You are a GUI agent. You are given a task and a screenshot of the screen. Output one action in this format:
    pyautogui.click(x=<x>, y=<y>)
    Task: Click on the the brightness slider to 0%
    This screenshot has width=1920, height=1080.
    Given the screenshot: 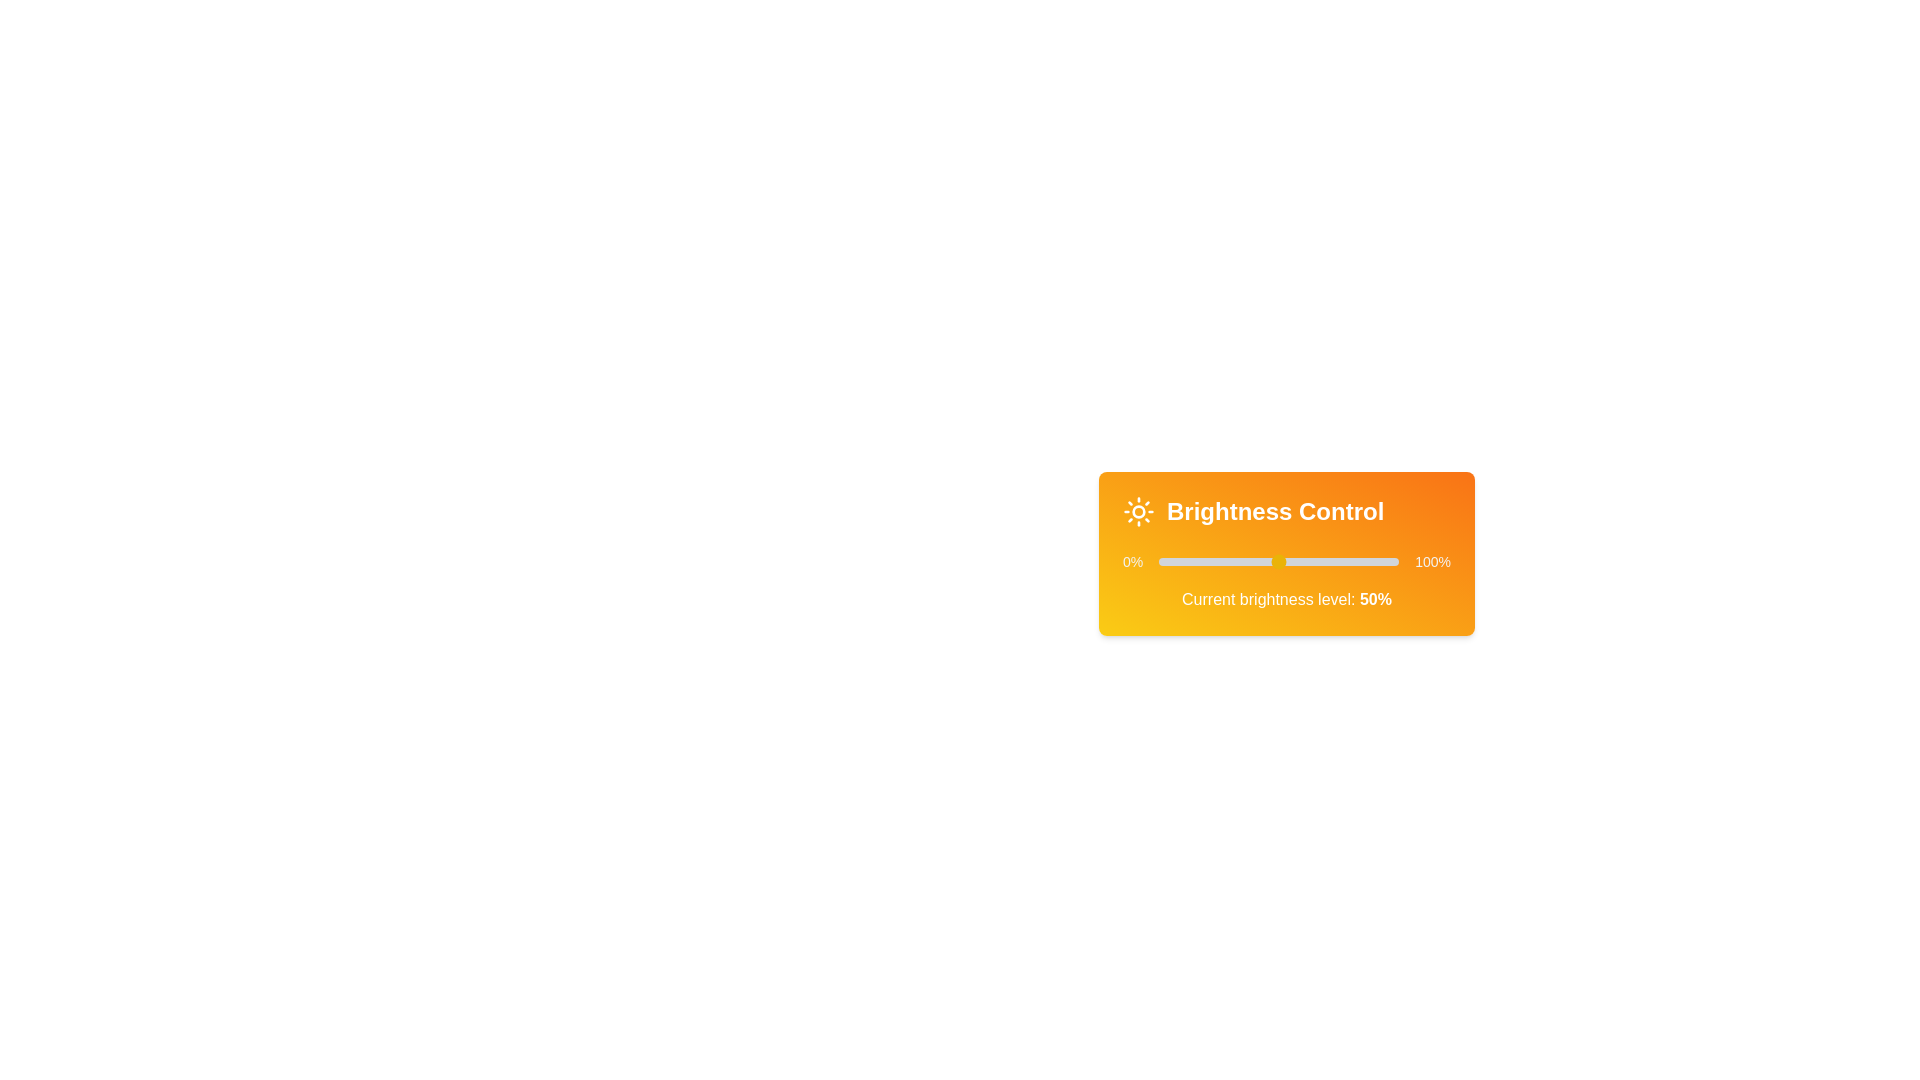 What is the action you would take?
    pyautogui.click(x=1159, y=562)
    